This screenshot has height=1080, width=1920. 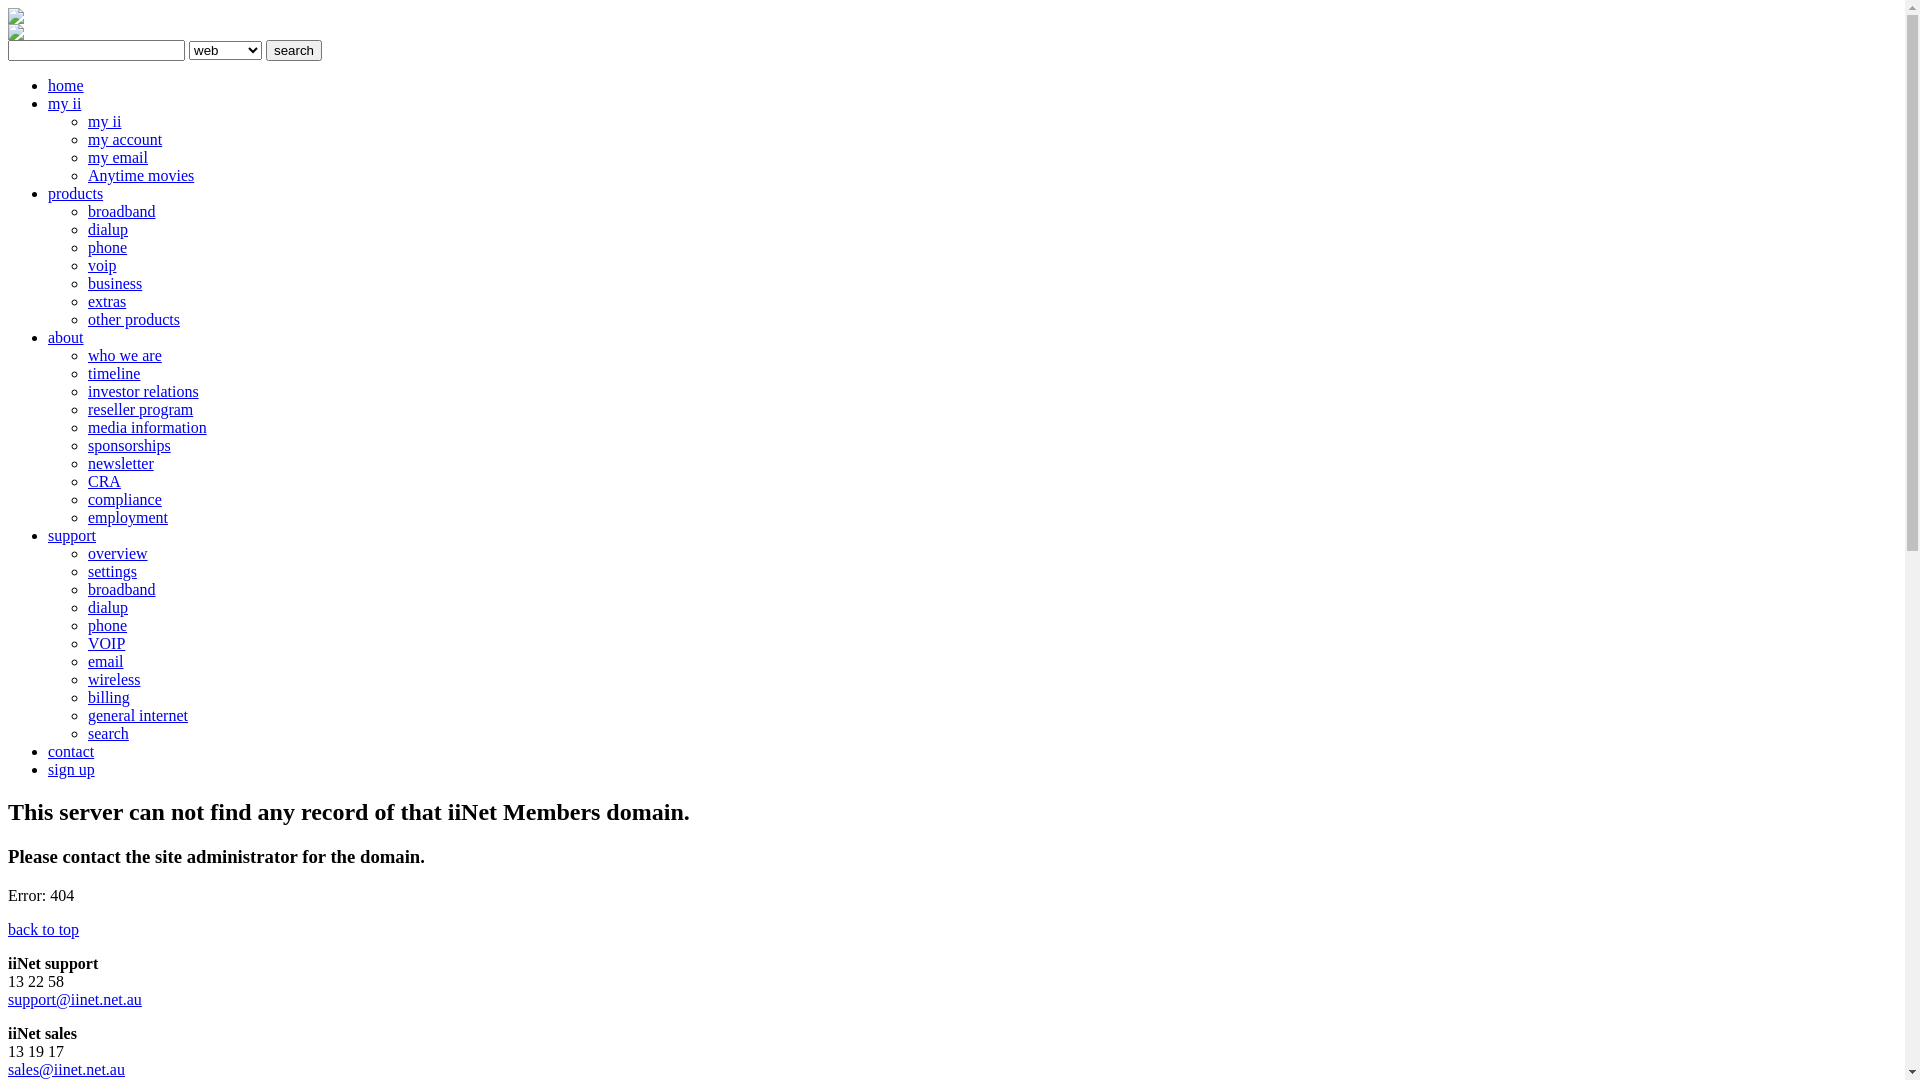 What do you see at coordinates (113, 678) in the screenshot?
I see `'wireless'` at bounding box center [113, 678].